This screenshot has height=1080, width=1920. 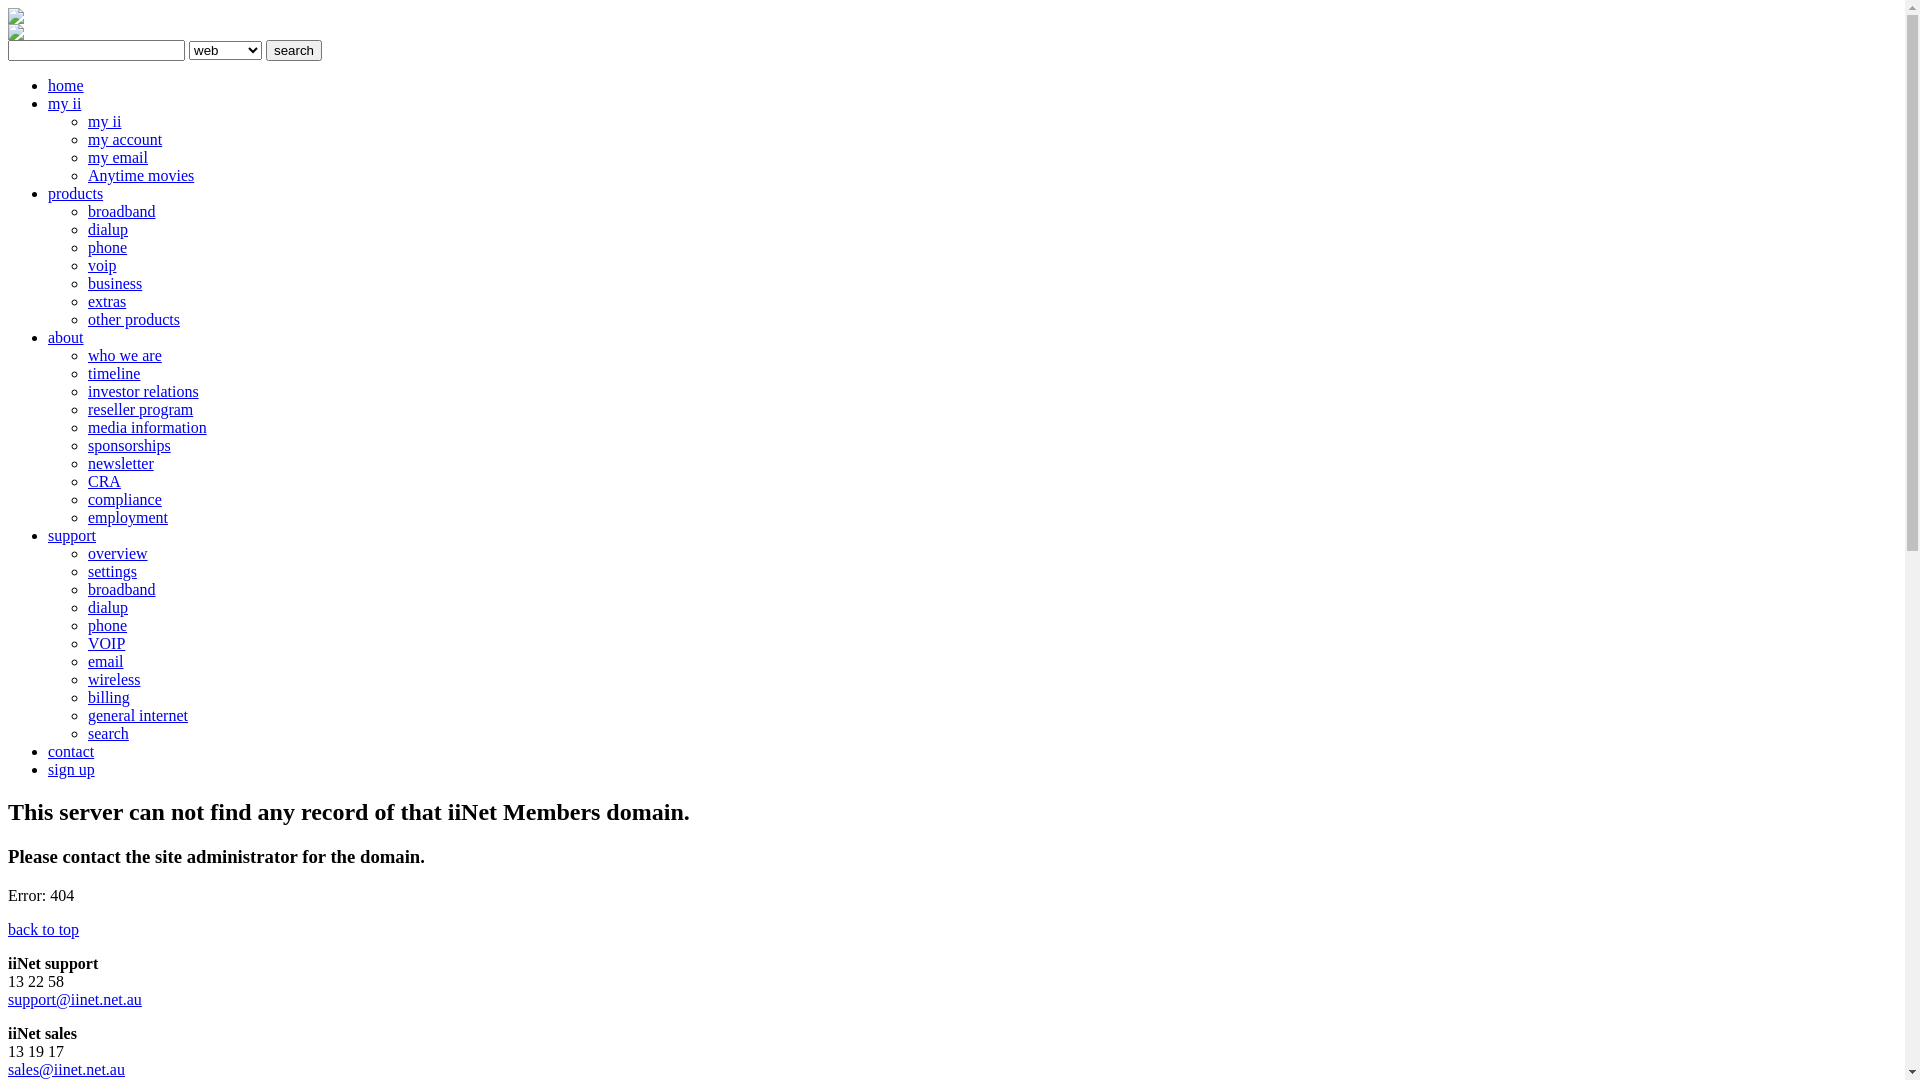 What do you see at coordinates (113, 678) in the screenshot?
I see `'wireless'` at bounding box center [113, 678].